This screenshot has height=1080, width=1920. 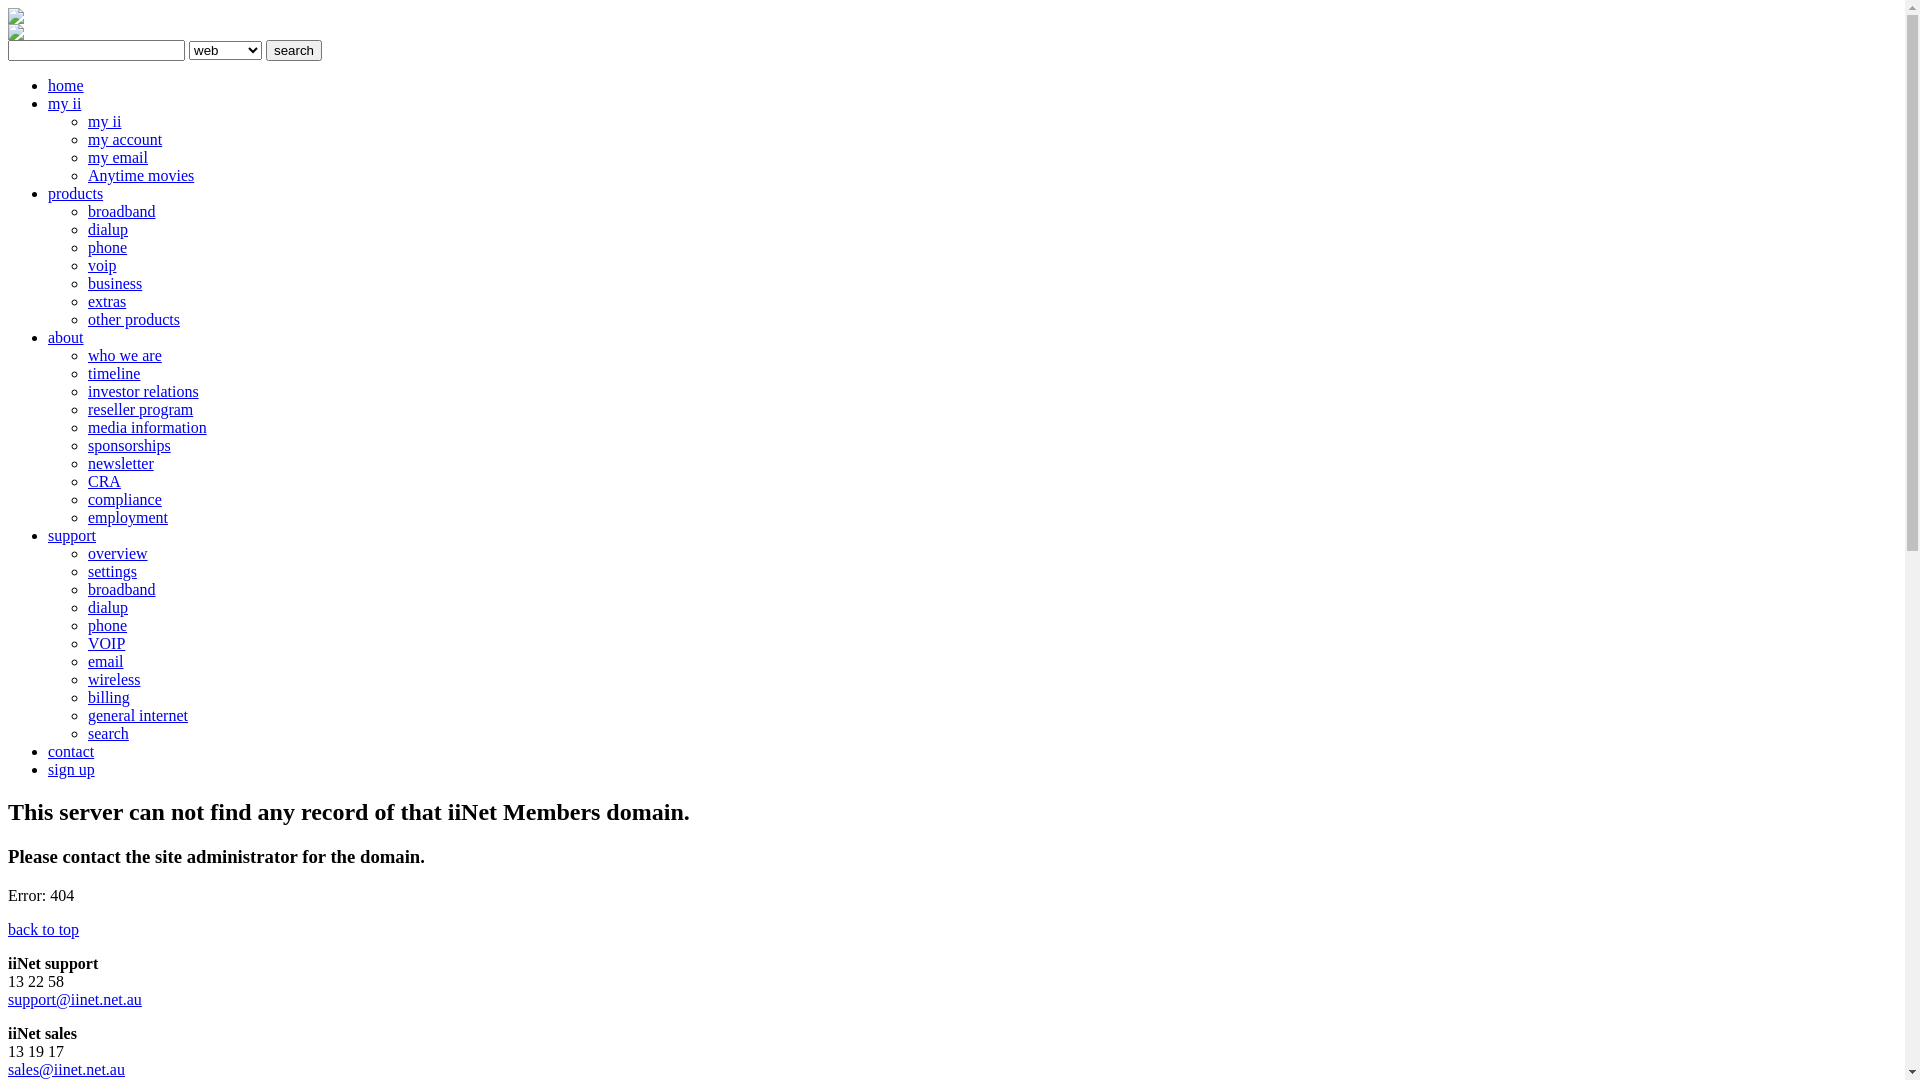 What do you see at coordinates (113, 678) in the screenshot?
I see `'wireless'` at bounding box center [113, 678].